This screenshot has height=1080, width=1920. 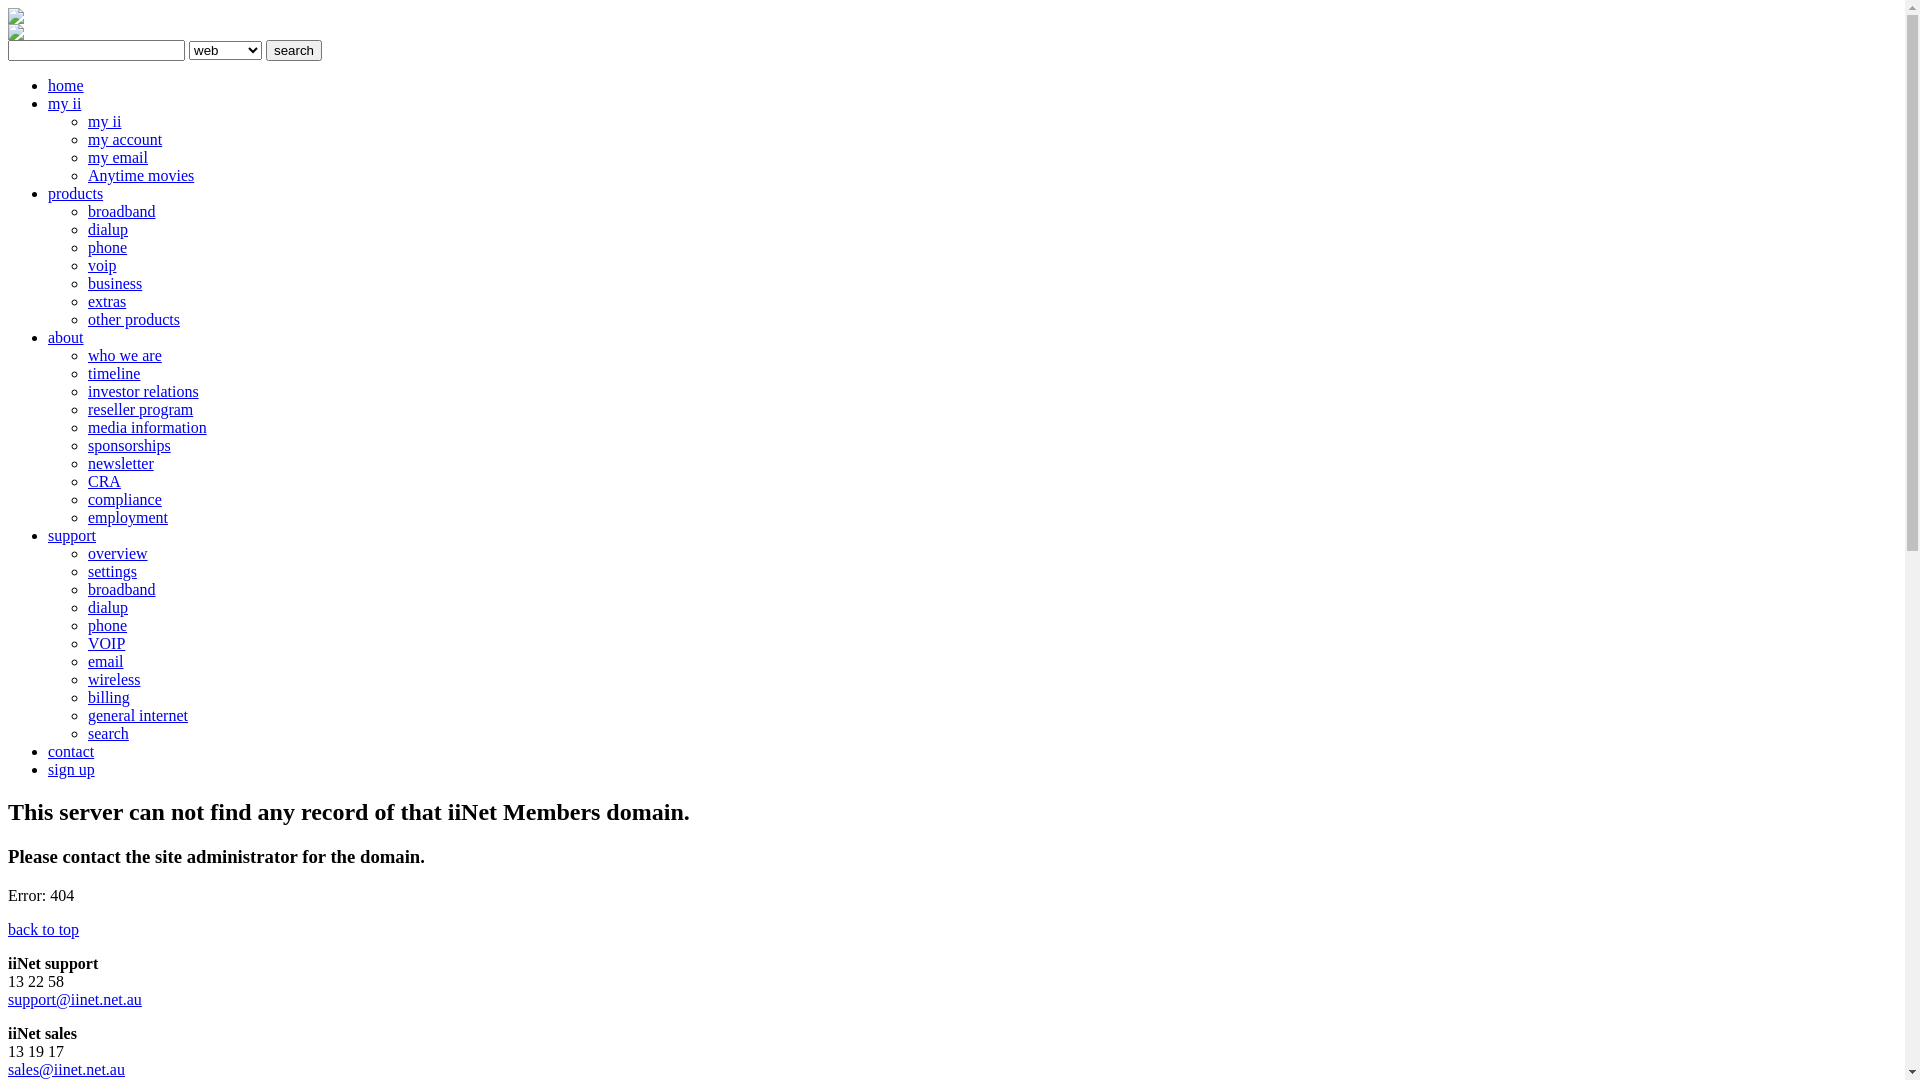 What do you see at coordinates (113, 678) in the screenshot?
I see `'wireless'` at bounding box center [113, 678].